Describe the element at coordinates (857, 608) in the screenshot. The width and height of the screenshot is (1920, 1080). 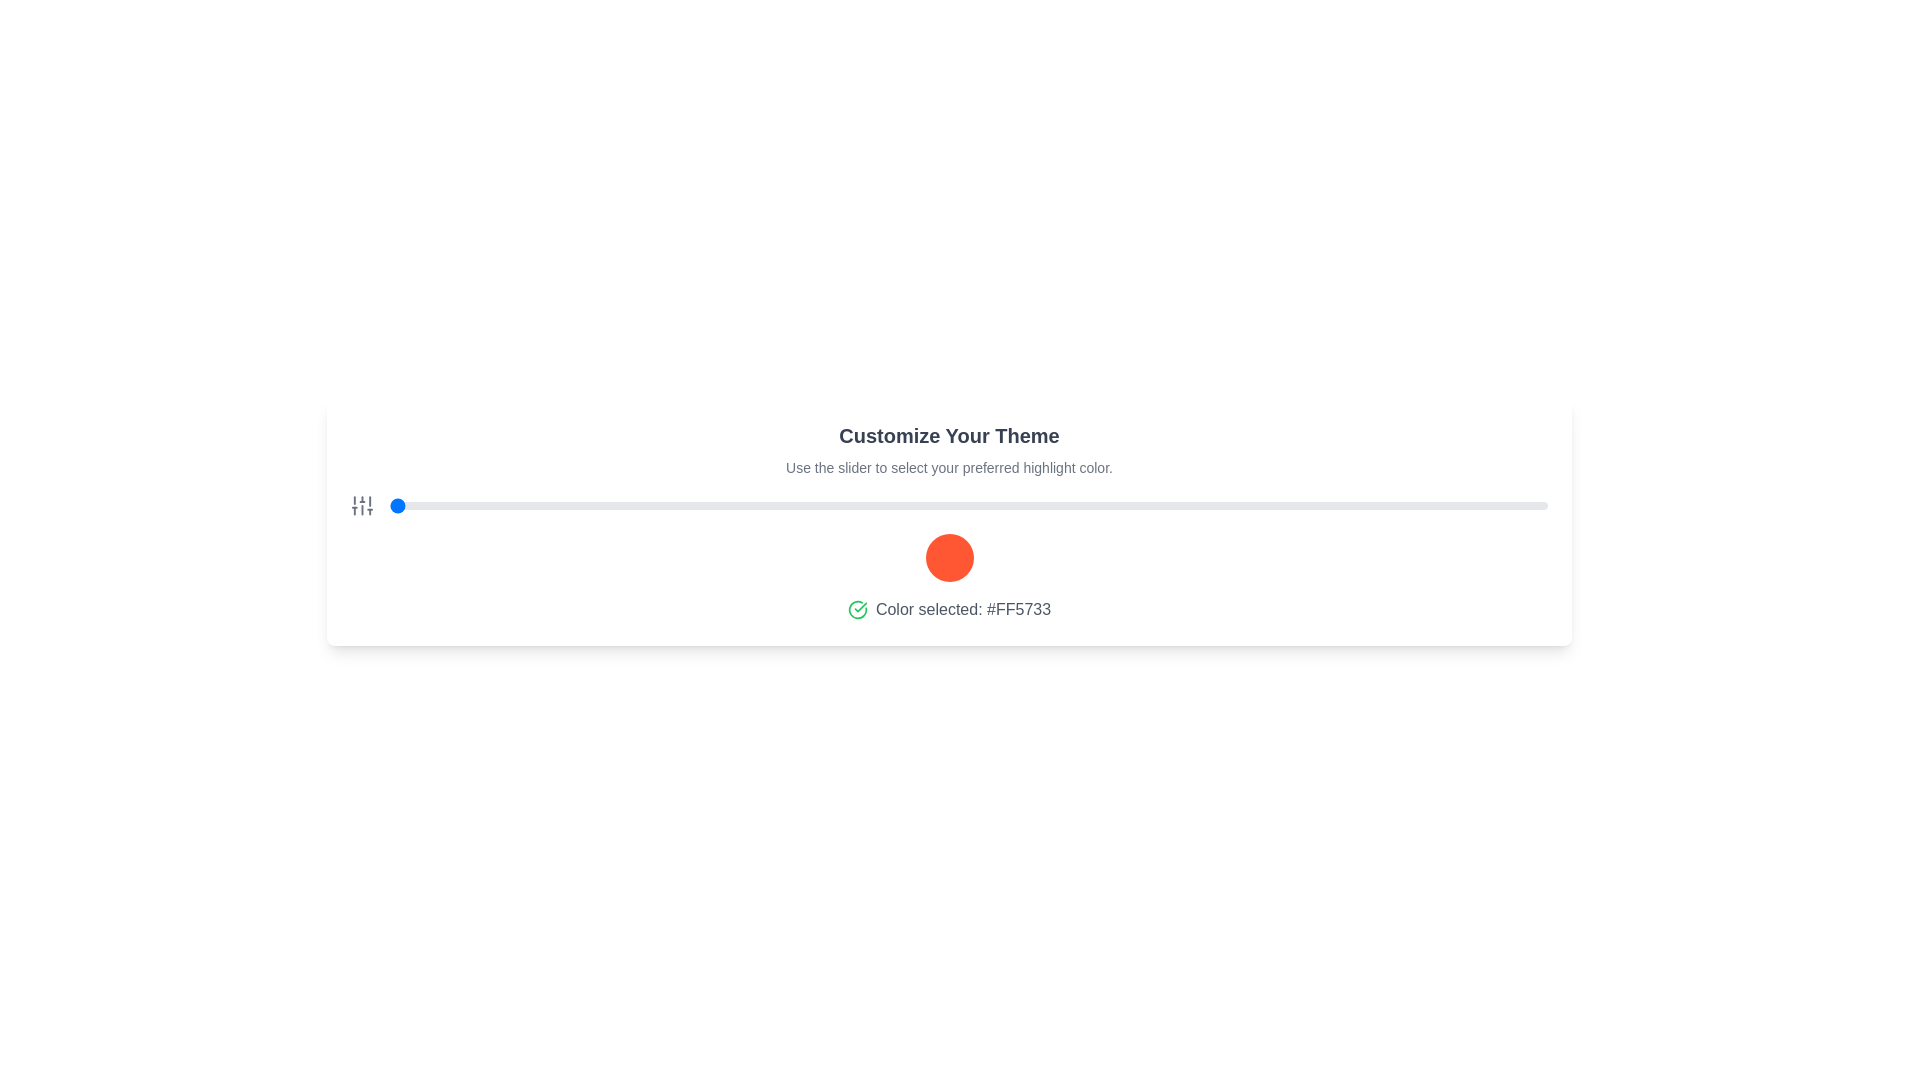
I see `the visual indicator icon to confirm the active color selection located to the left of the text 'Color selected: #FF5733'` at that location.